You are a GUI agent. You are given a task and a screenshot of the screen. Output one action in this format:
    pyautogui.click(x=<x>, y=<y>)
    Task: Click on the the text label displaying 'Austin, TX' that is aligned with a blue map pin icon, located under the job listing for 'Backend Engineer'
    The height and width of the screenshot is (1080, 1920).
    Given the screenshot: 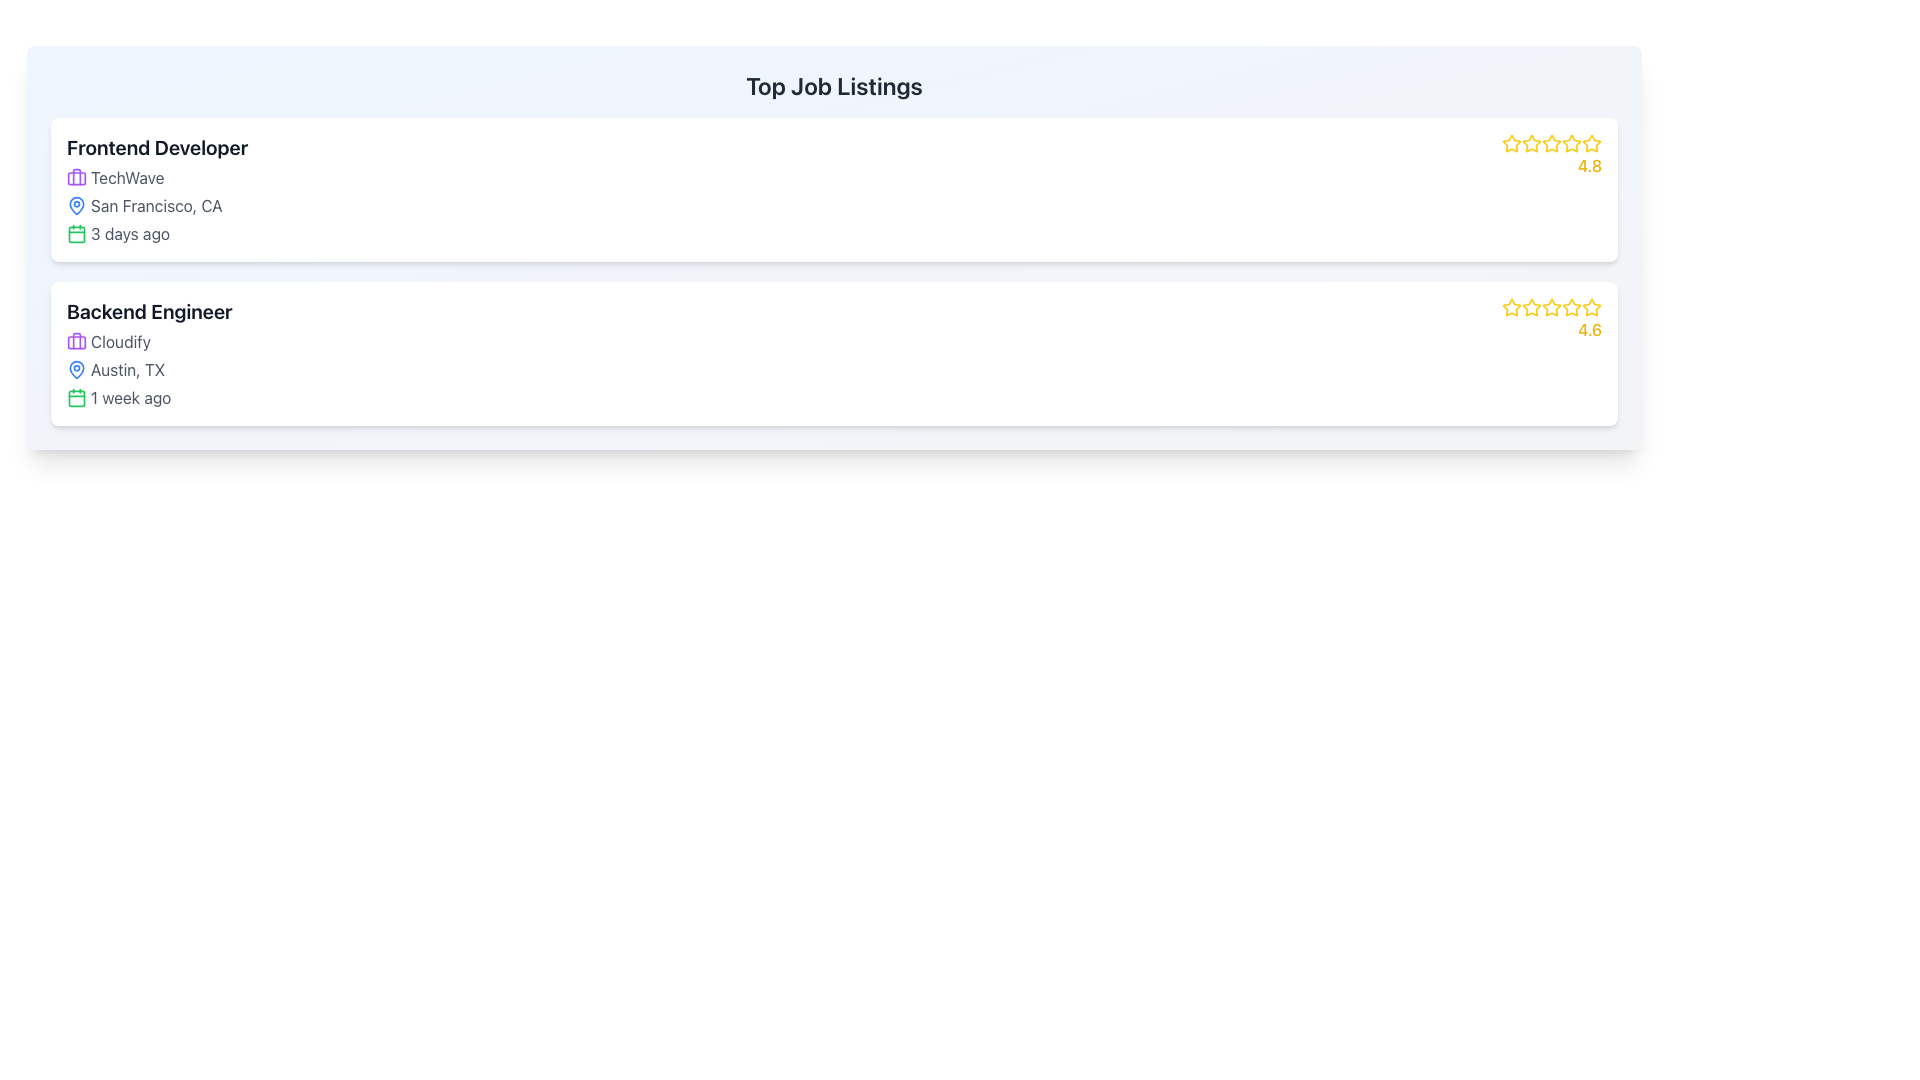 What is the action you would take?
    pyautogui.click(x=148, y=370)
    